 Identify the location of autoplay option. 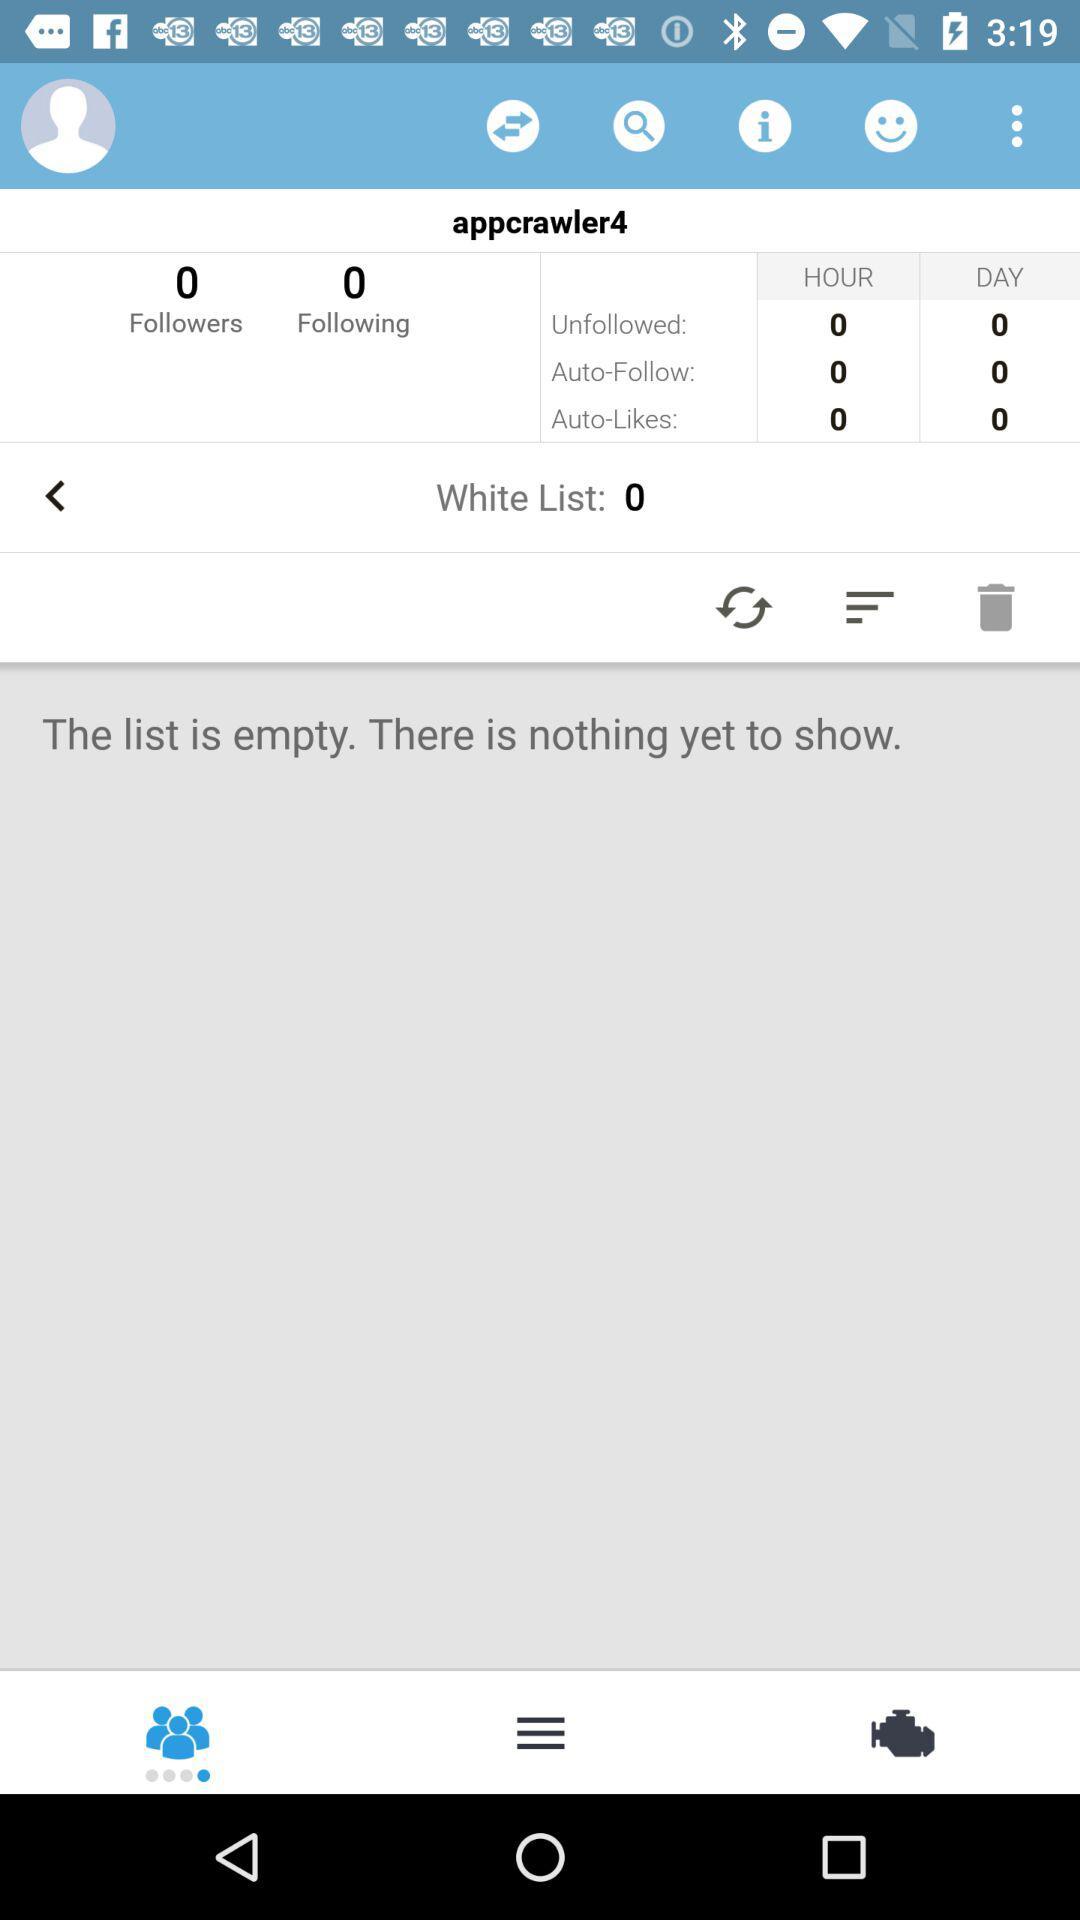
(744, 606).